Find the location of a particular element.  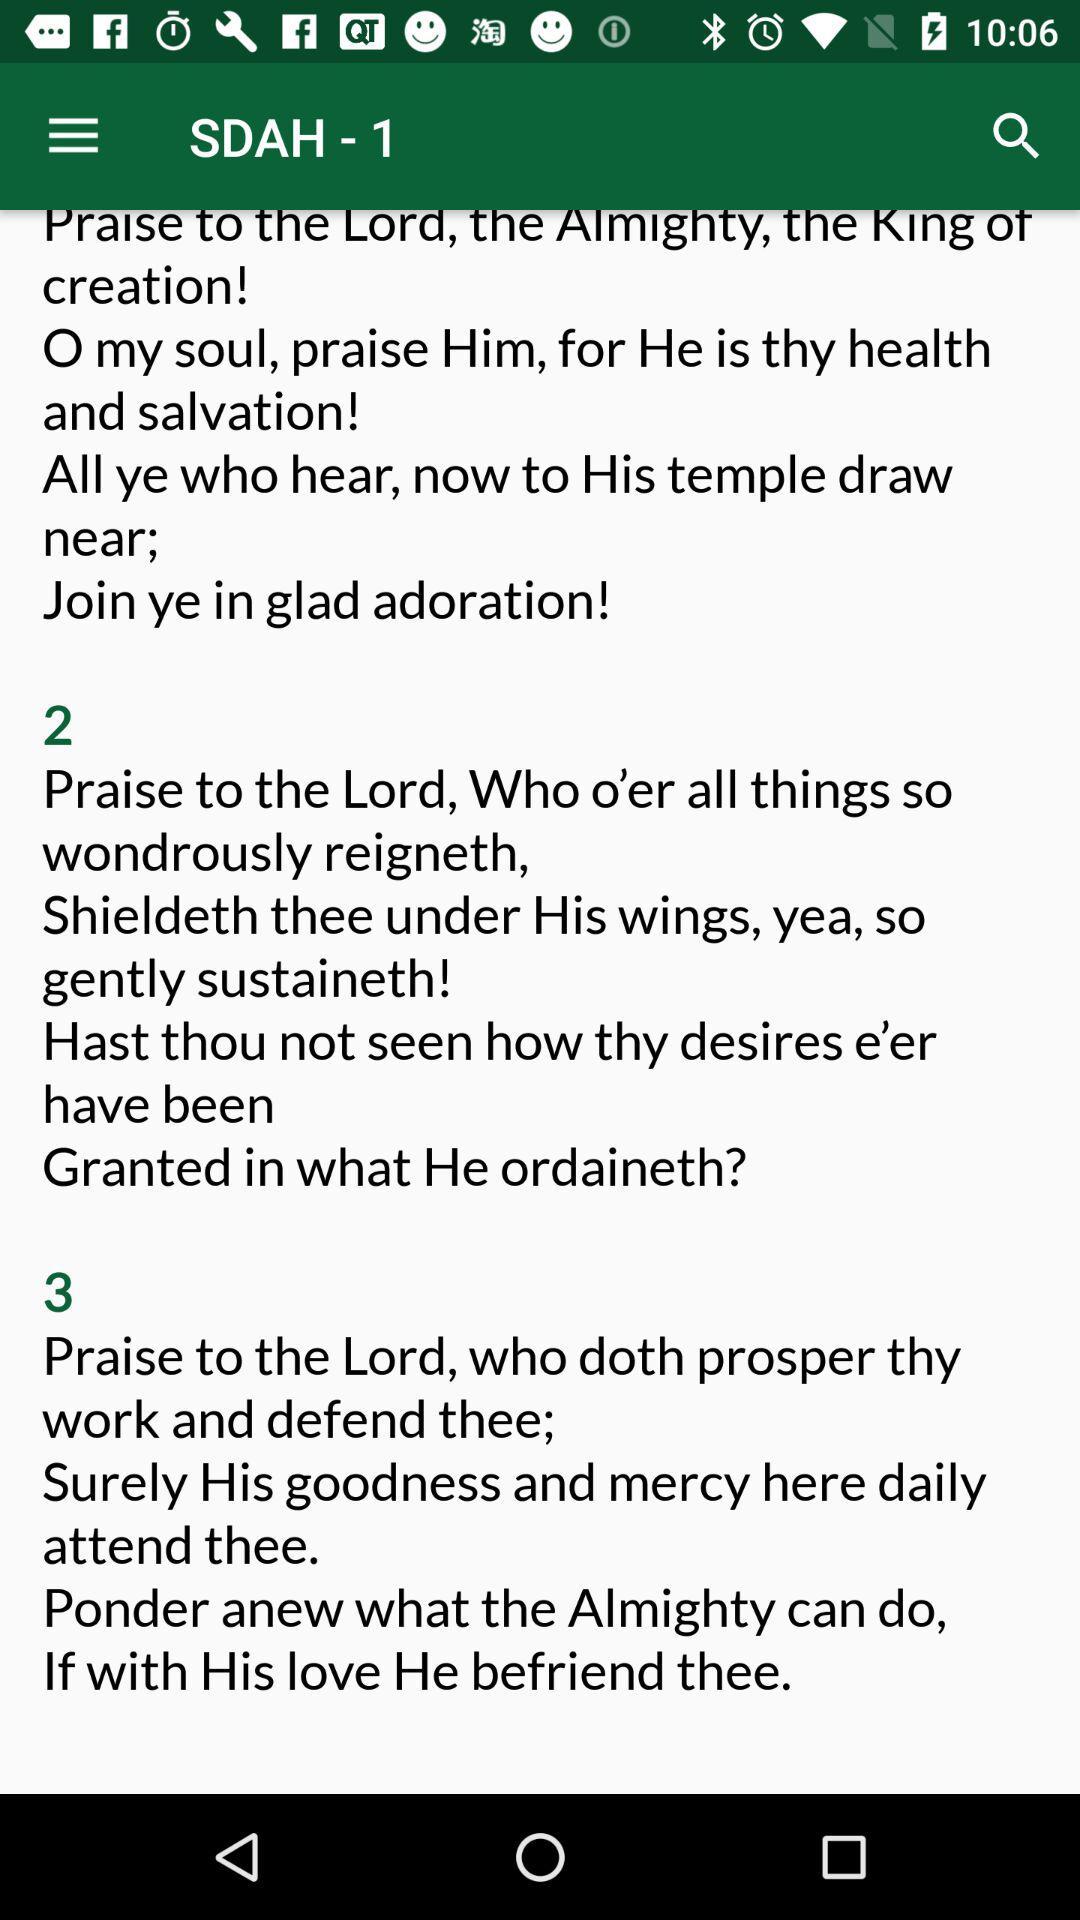

icon above 001 praise to icon is located at coordinates (72, 135).